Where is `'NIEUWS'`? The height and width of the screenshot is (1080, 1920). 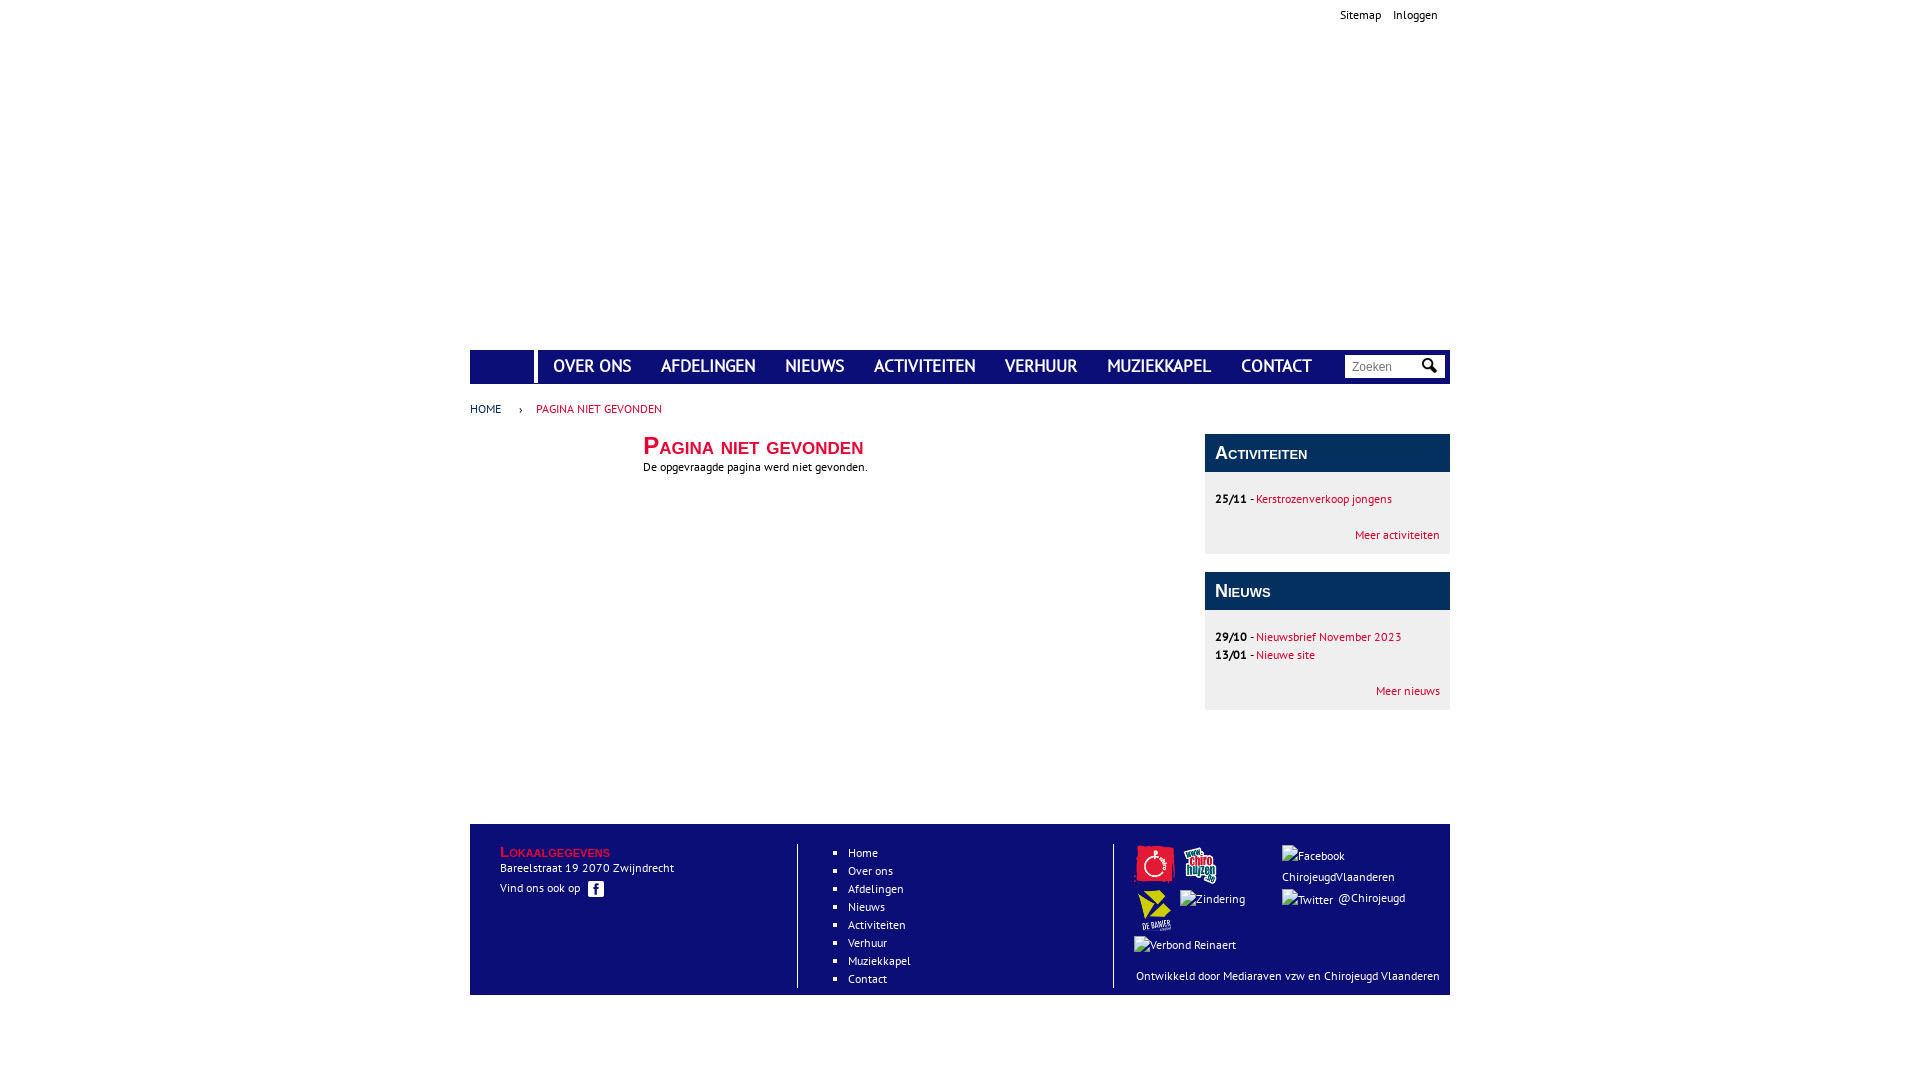 'NIEUWS' is located at coordinates (768, 366).